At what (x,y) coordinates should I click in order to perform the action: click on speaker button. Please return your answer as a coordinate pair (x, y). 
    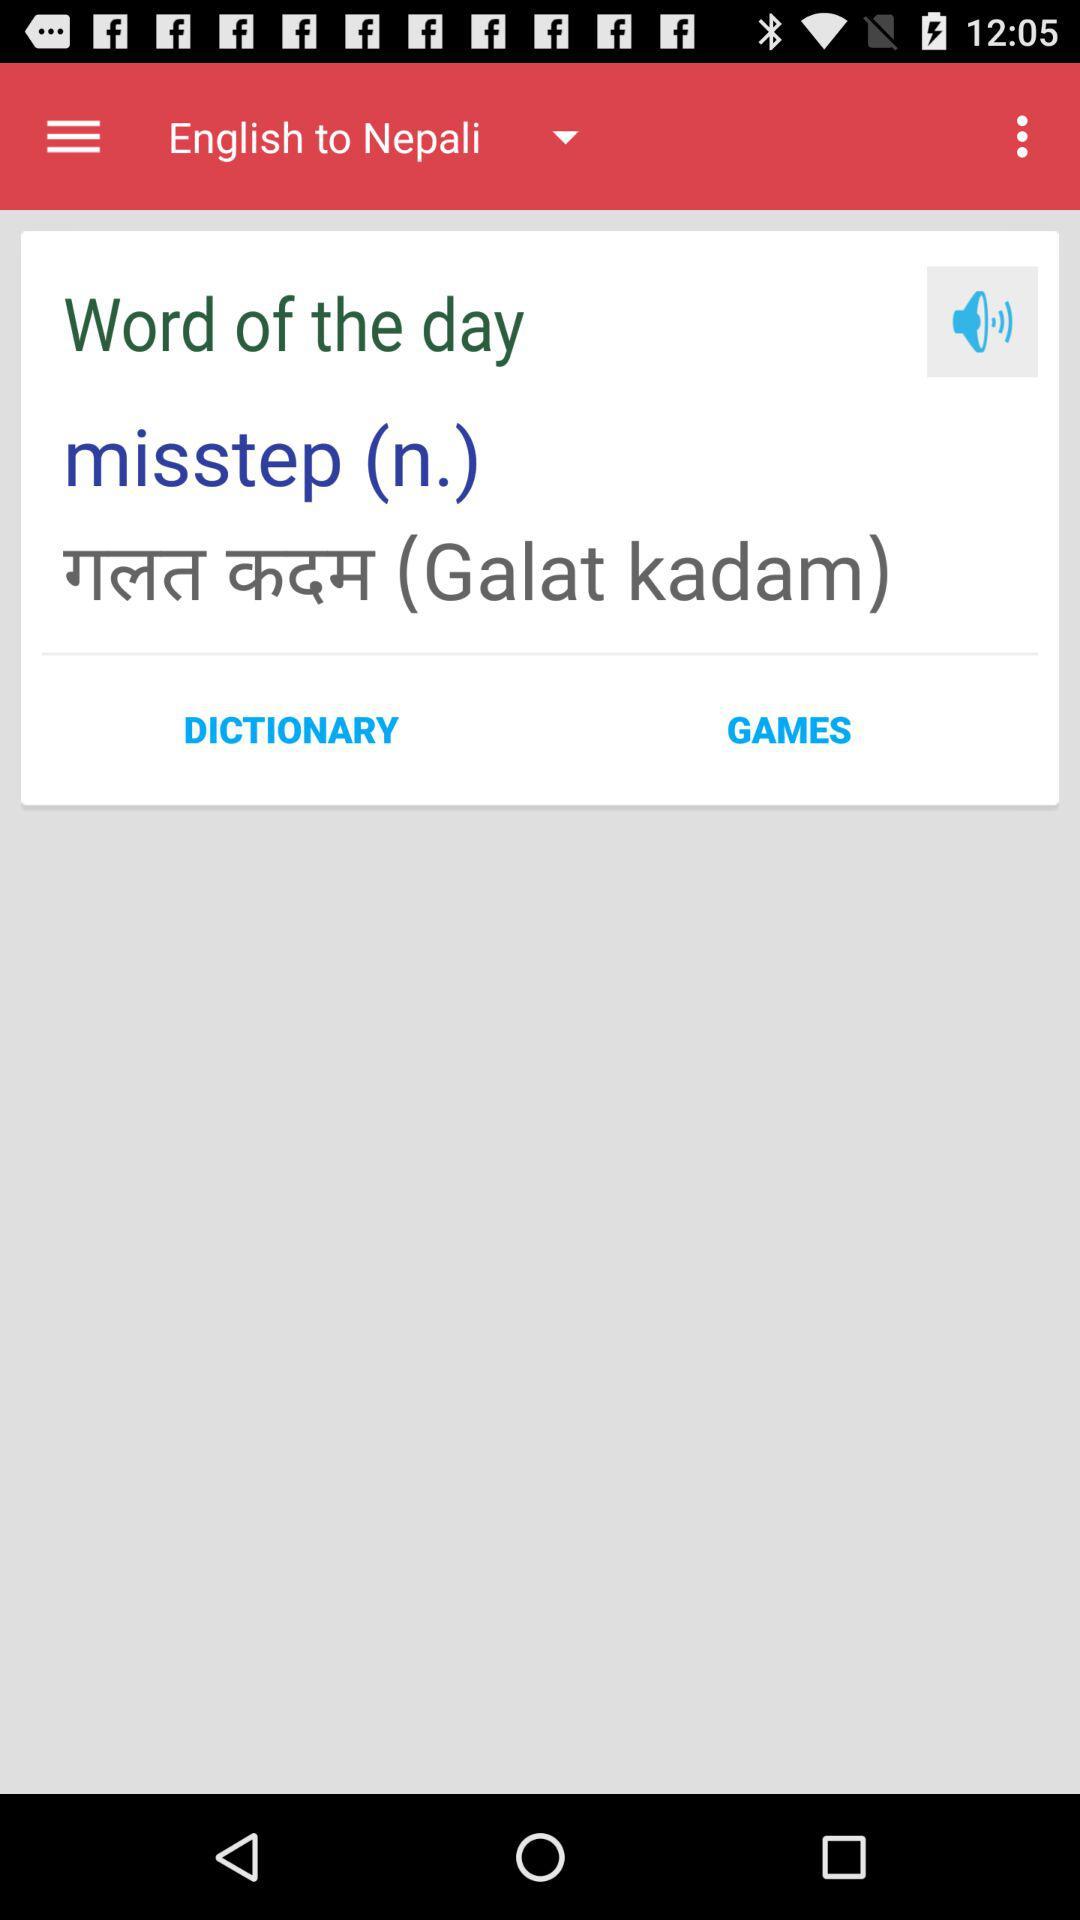
    Looking at the image, I should click on (981, 321).